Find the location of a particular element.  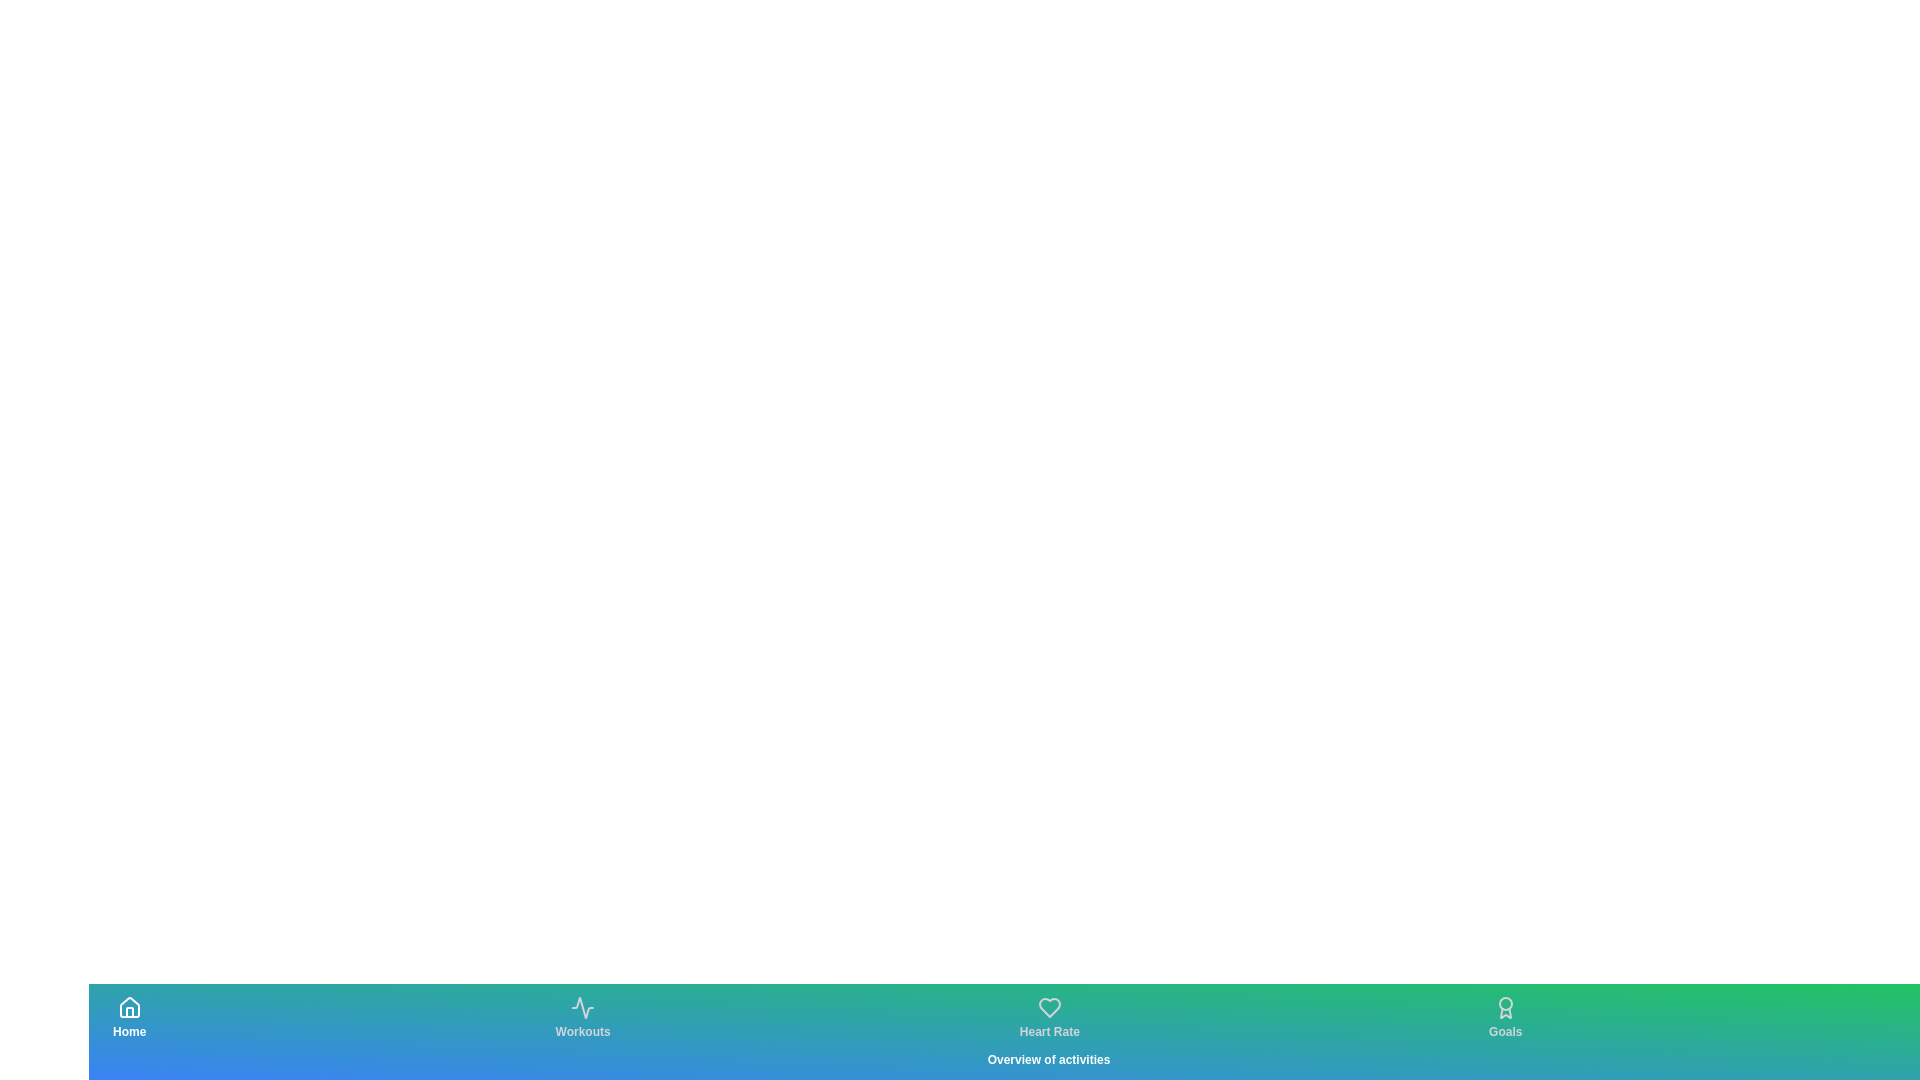

the tab labeled Goals to view its hover effect is located at coordinates (1505, 1018).